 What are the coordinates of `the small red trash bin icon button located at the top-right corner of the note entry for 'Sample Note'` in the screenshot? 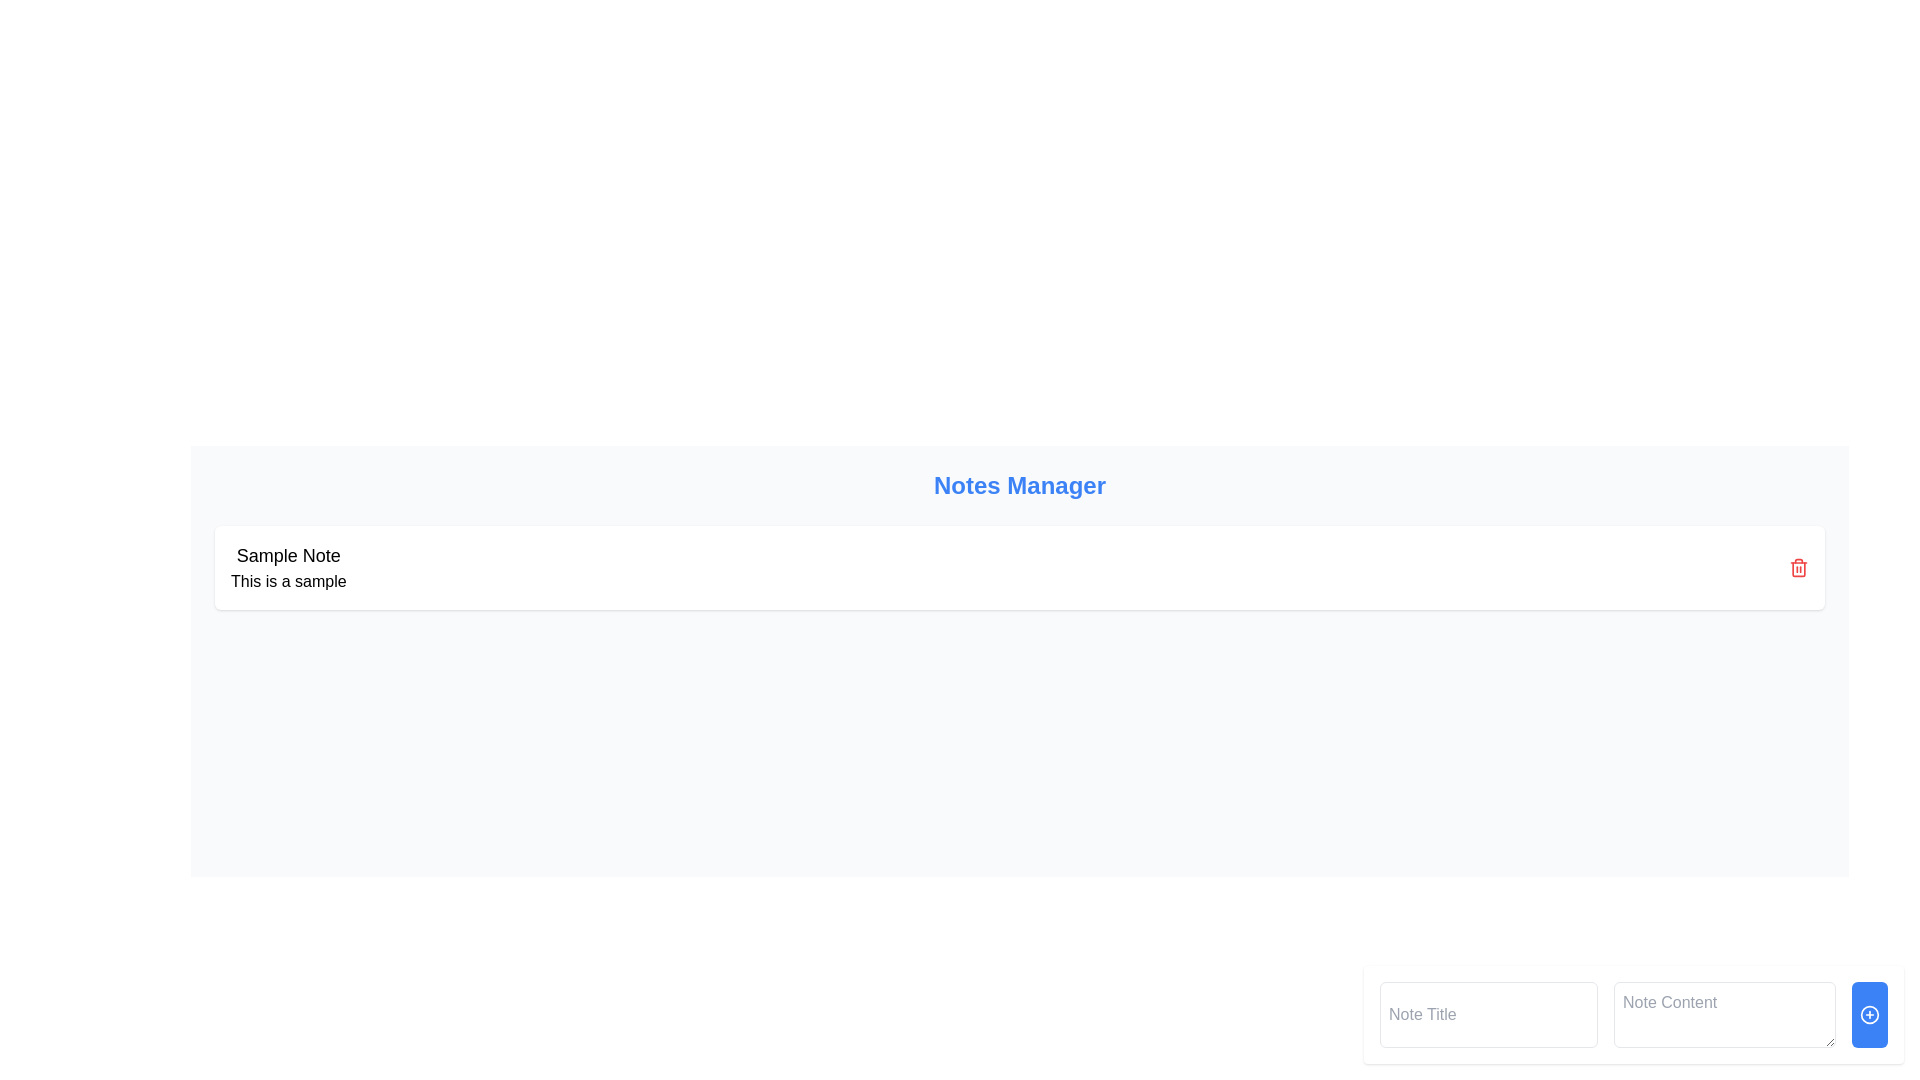 It's located at (1799, 567).